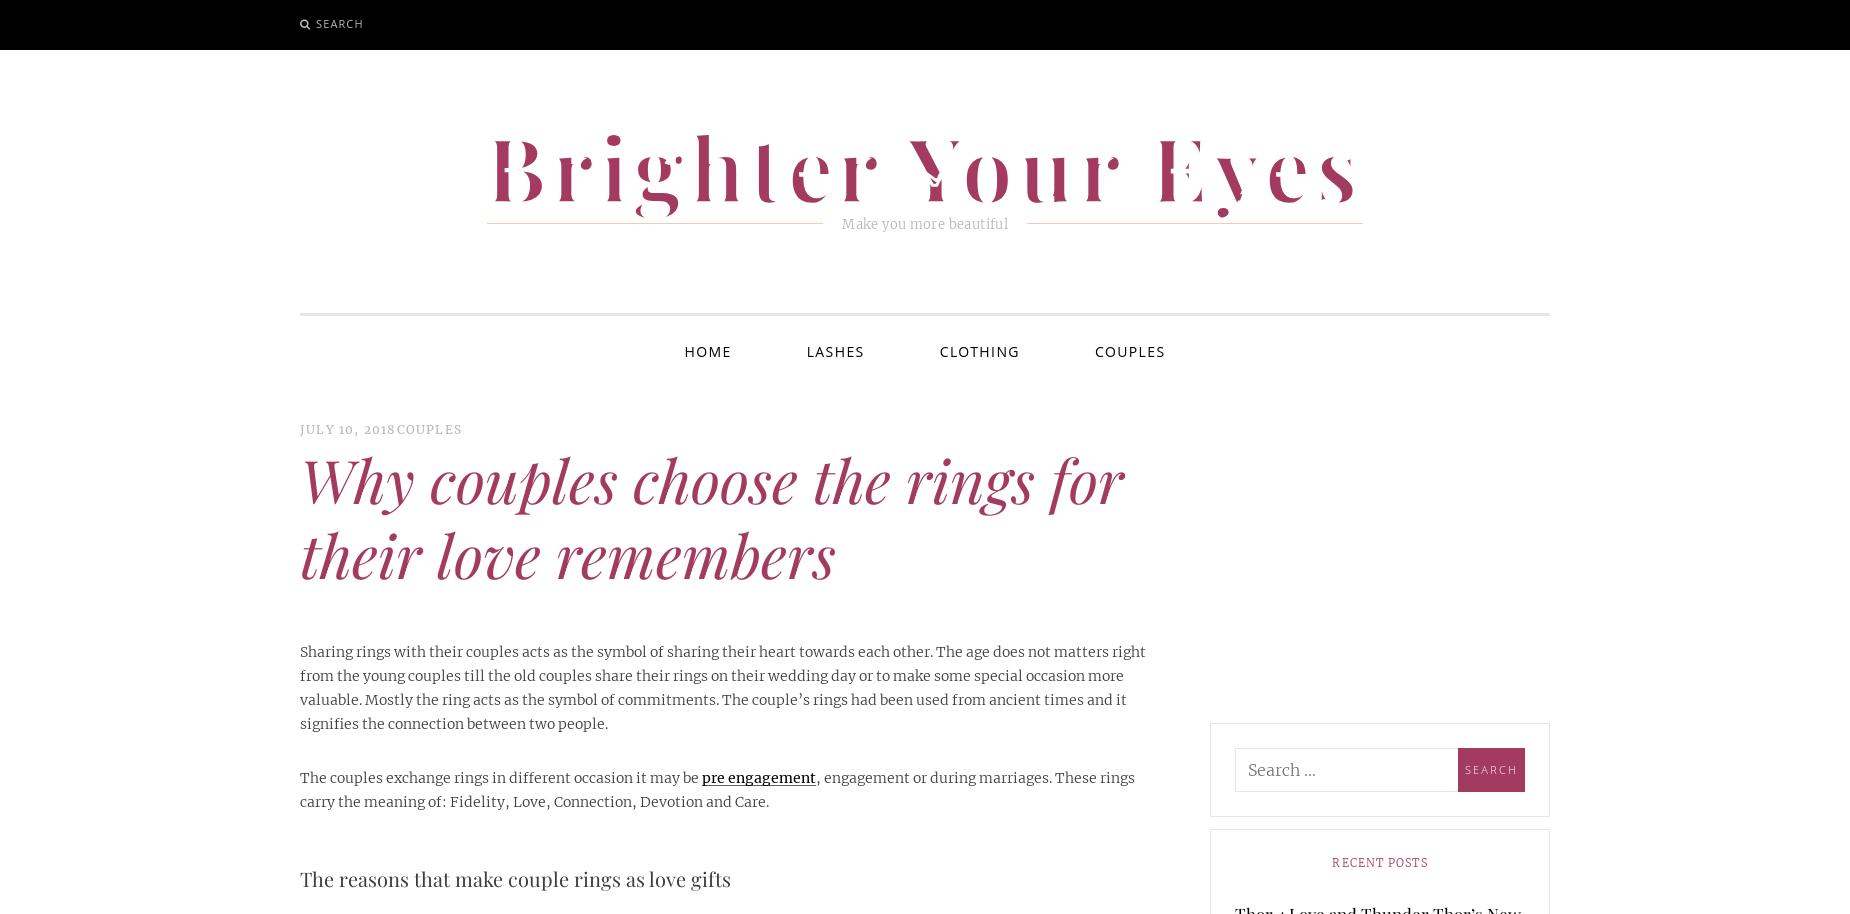  What do you see at coordinates (514, 876) in the screenshot?
I see `'The reasons that make couple rings as love gifts'` at bounding box center [514, 876].